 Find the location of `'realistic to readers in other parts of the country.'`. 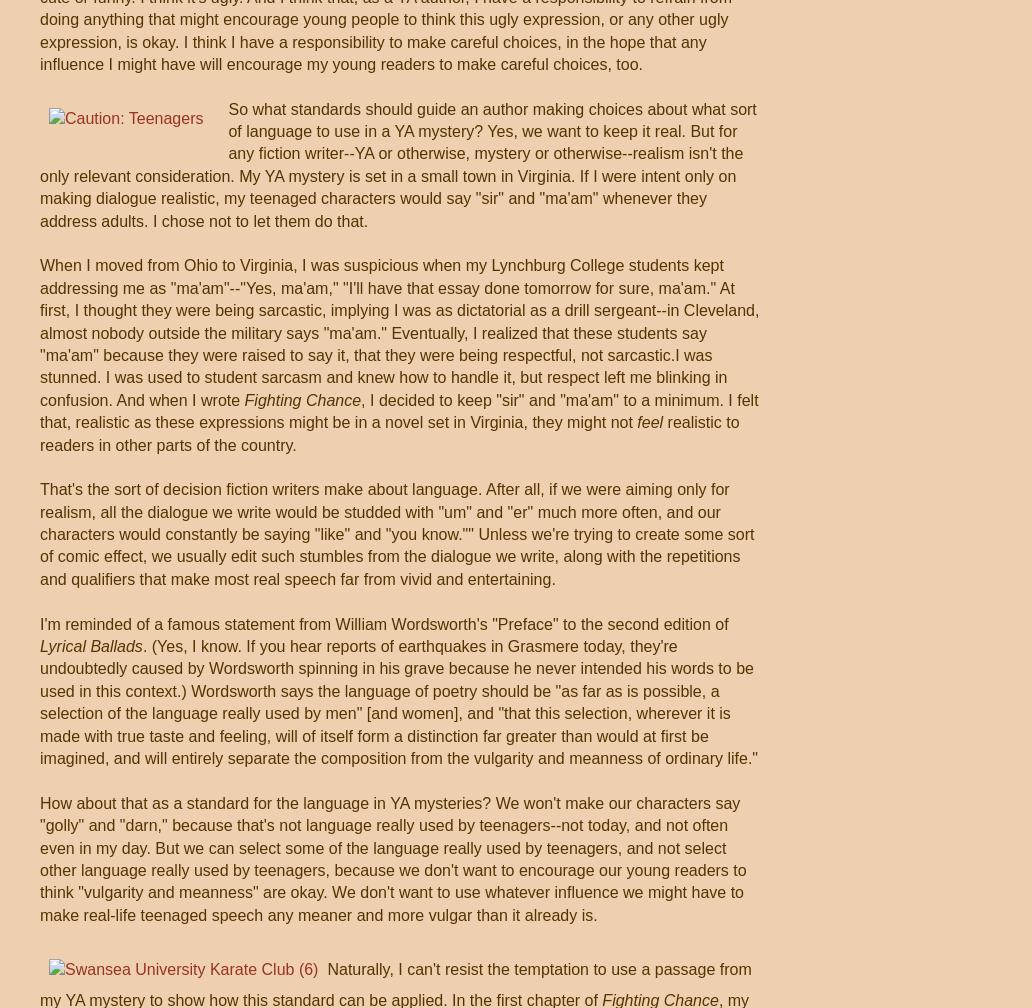

'realistic to readers in other parts of the country.' is located at coordinates (388, 433).